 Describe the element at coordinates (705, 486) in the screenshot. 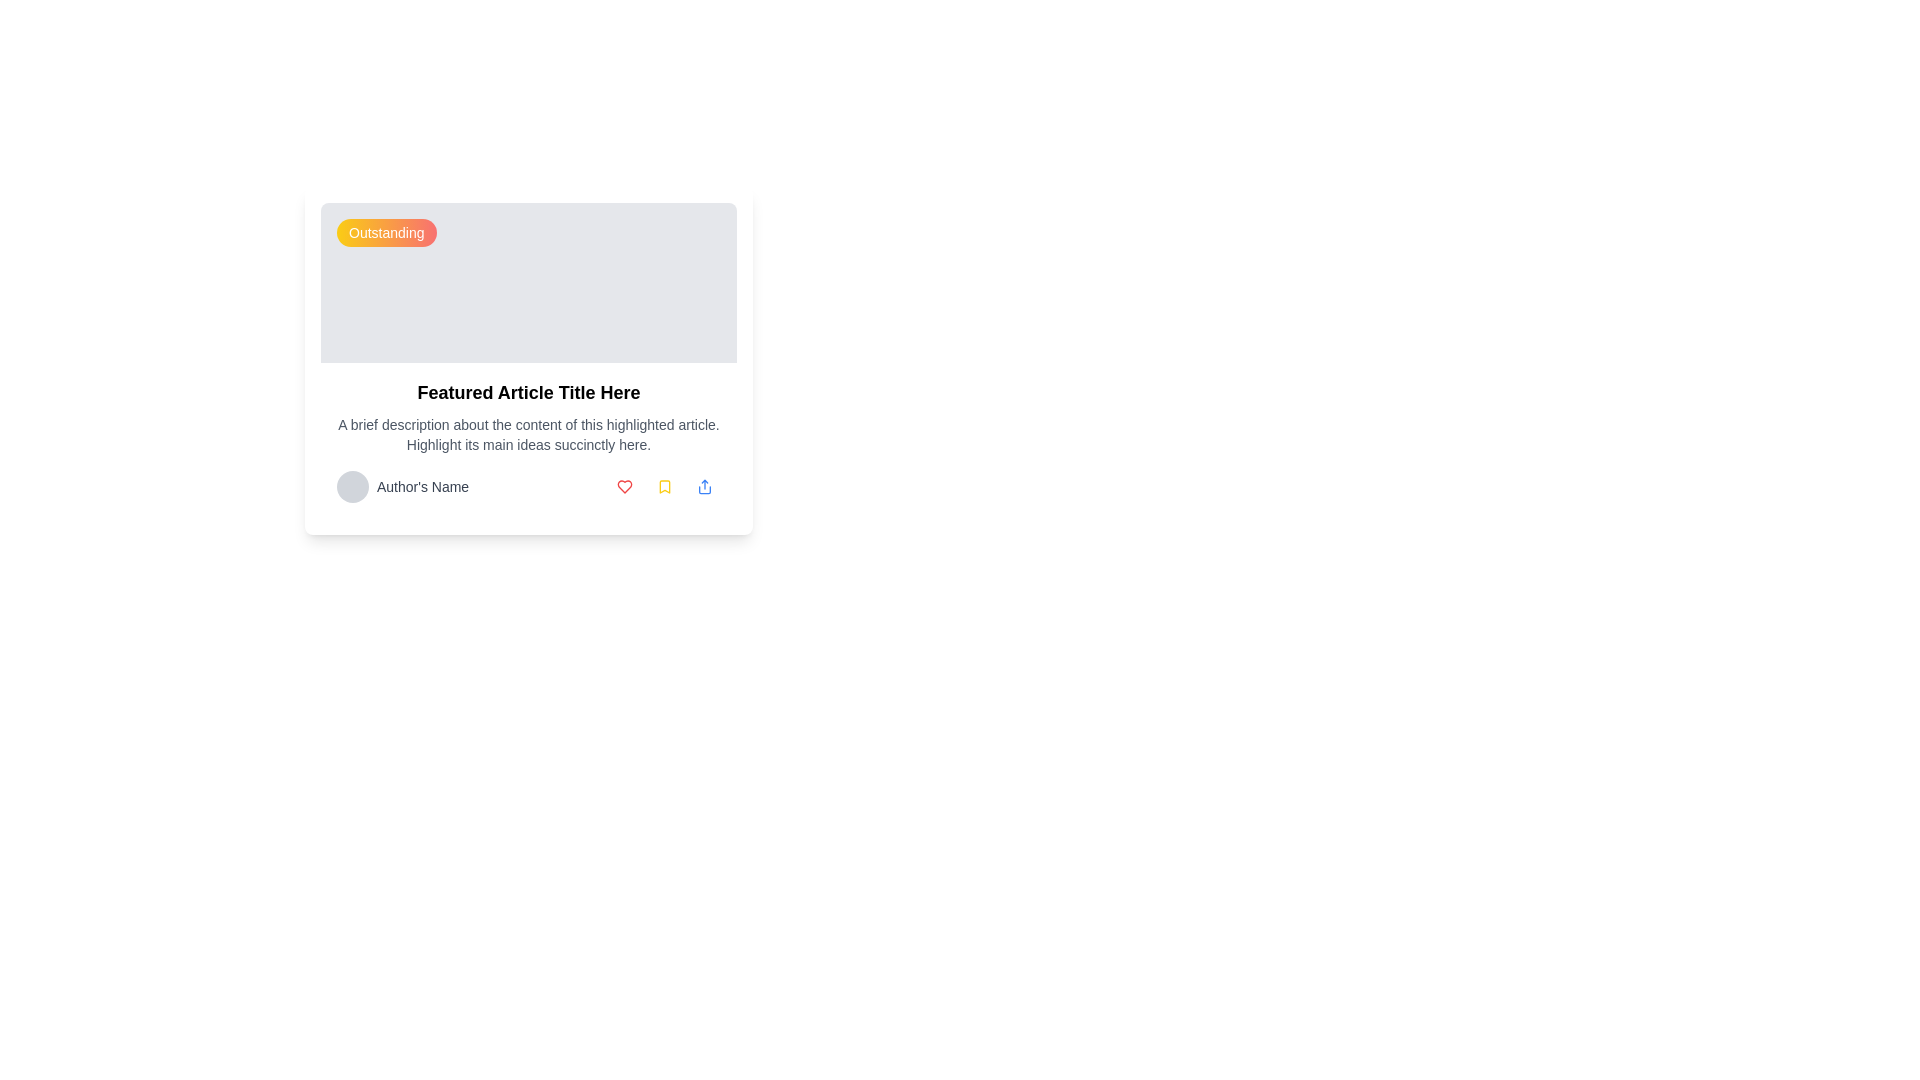

I see `the share button located at the end of a horizontal list of three icons below the article card` at that location.